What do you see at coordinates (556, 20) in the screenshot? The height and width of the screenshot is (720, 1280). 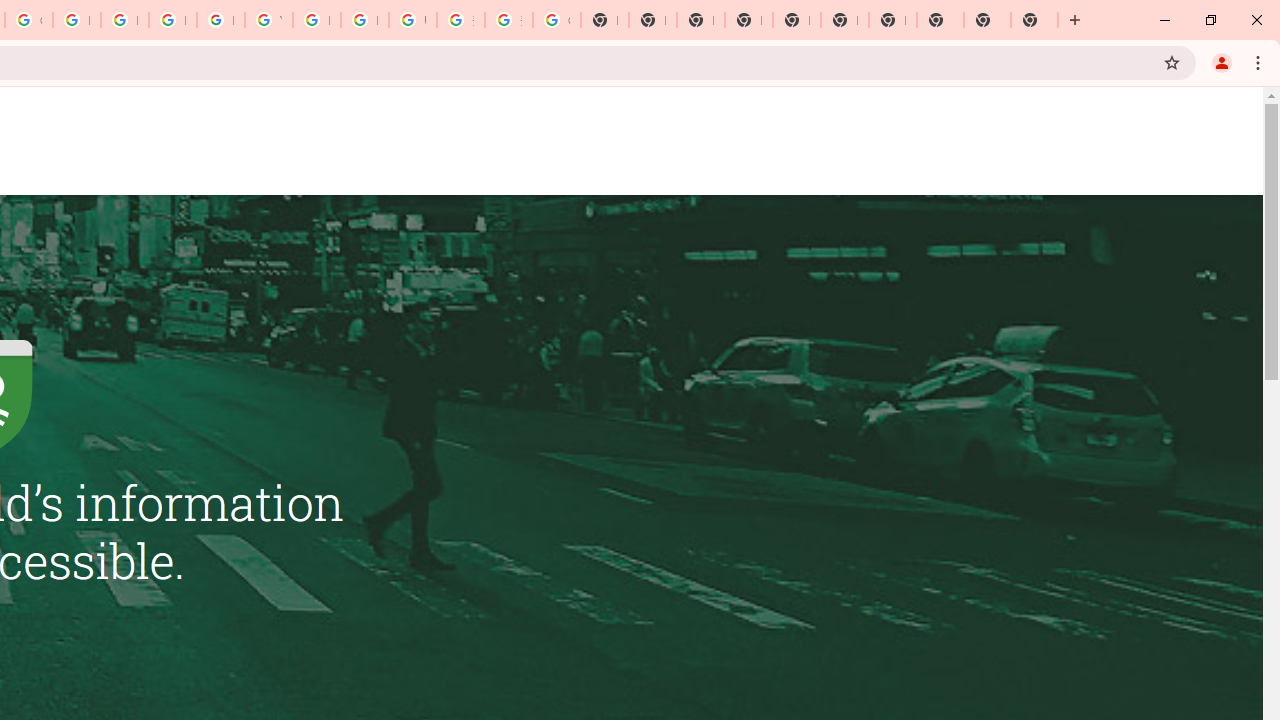 I see `'Google Images'` at bounding box center [556, 20].